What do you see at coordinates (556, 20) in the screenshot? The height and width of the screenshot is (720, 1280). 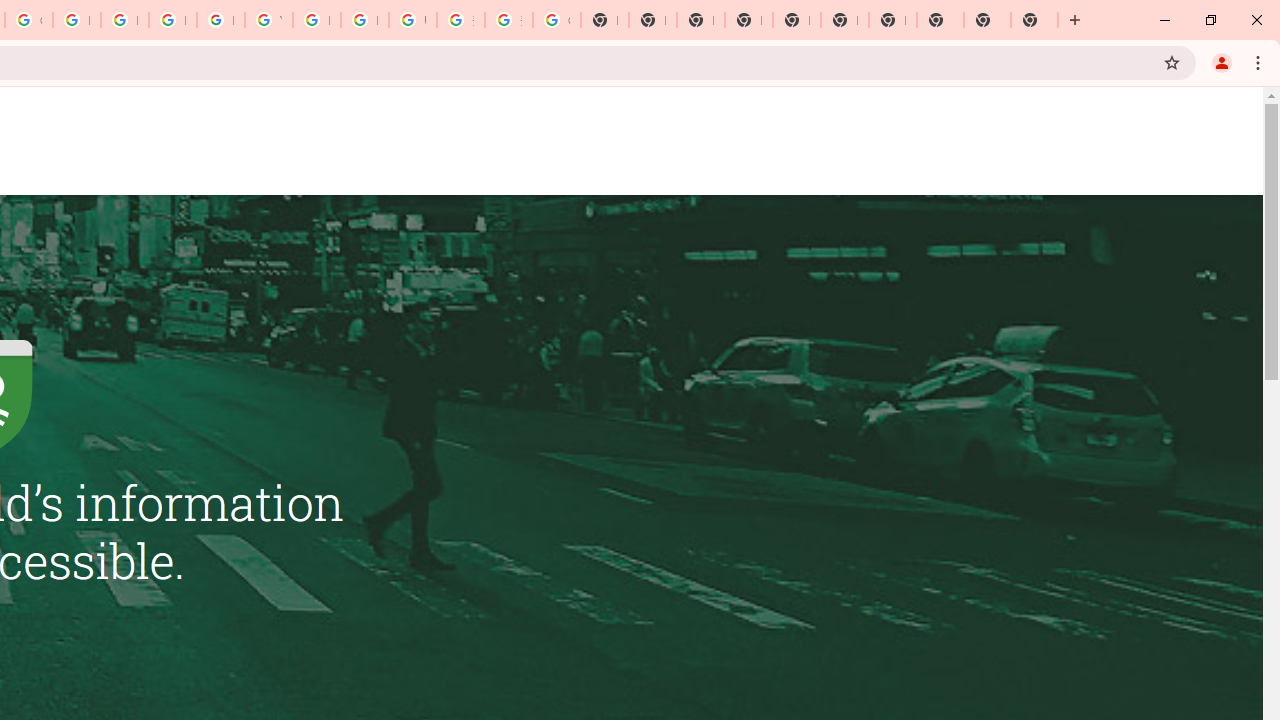 I see `'Google Images'` at bounding box center [556, 20].